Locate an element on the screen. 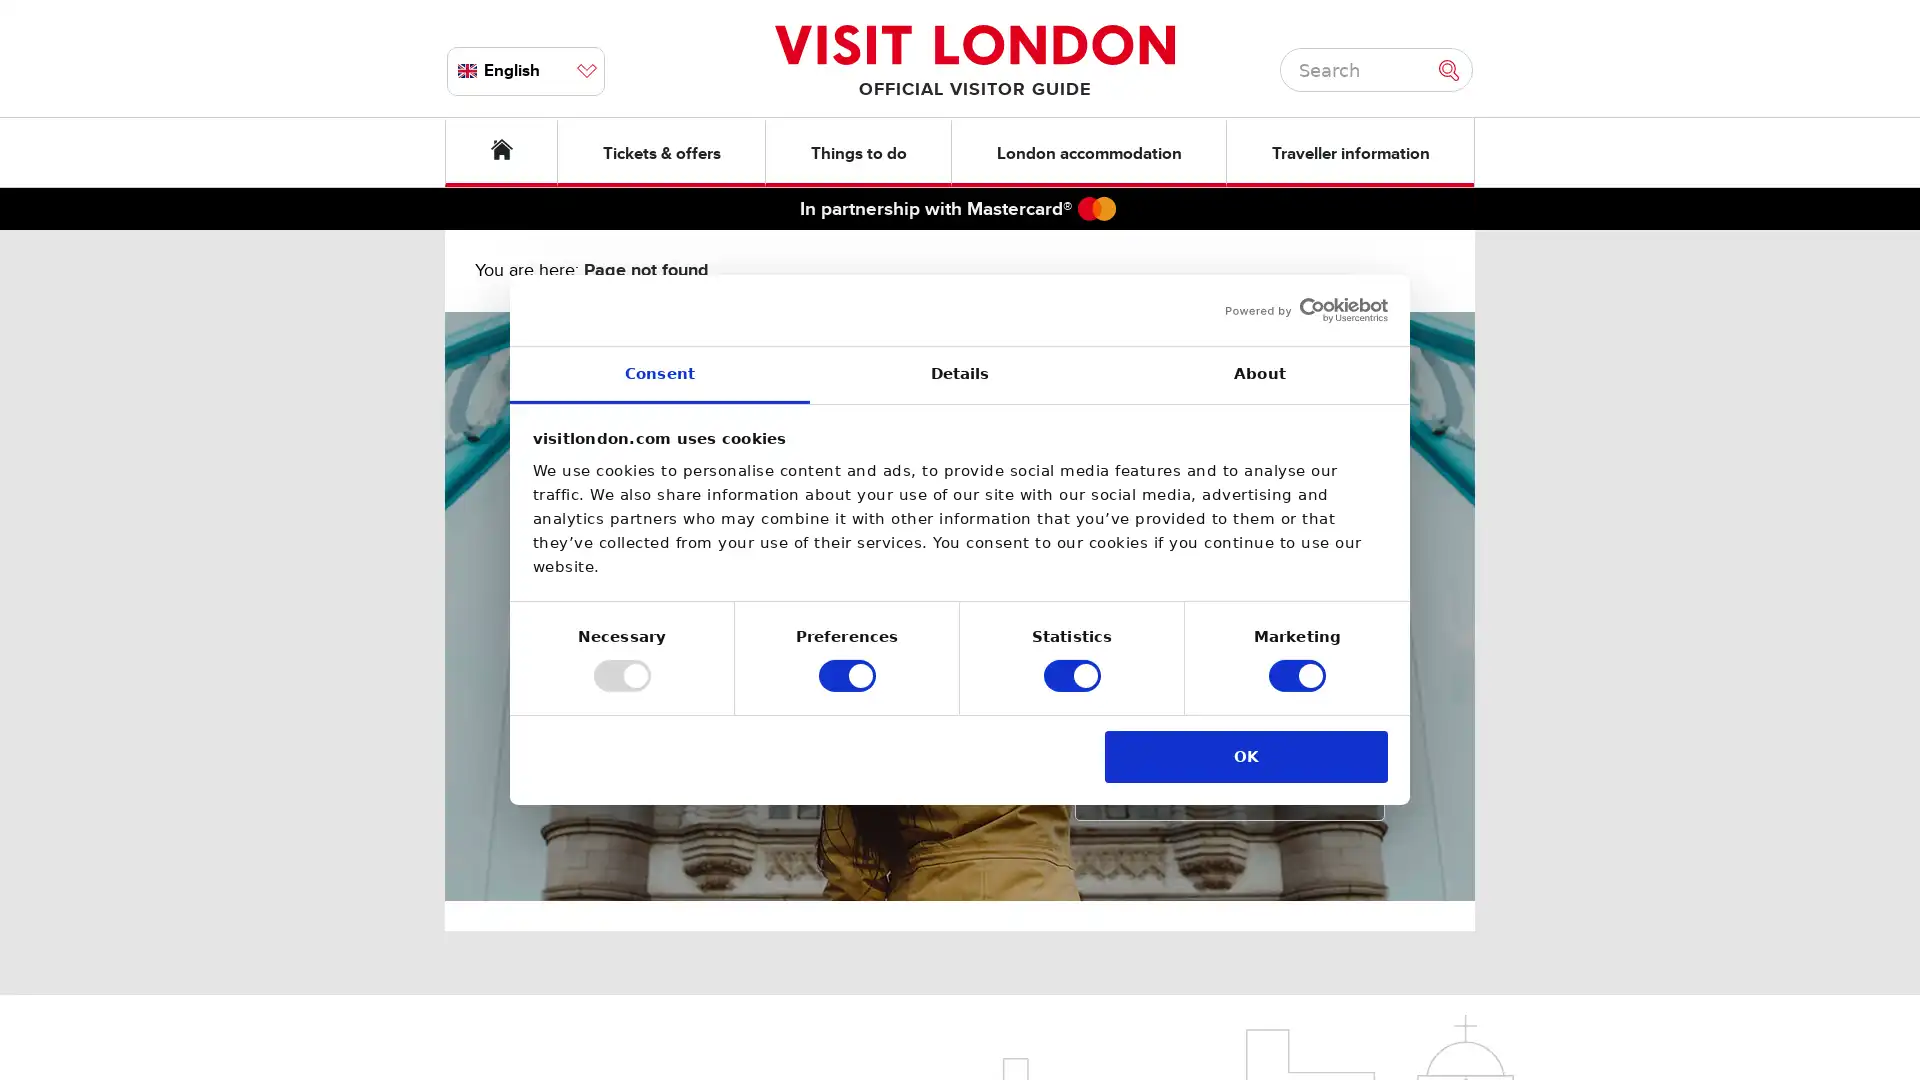  Search is located at coordinates (1454, 68).